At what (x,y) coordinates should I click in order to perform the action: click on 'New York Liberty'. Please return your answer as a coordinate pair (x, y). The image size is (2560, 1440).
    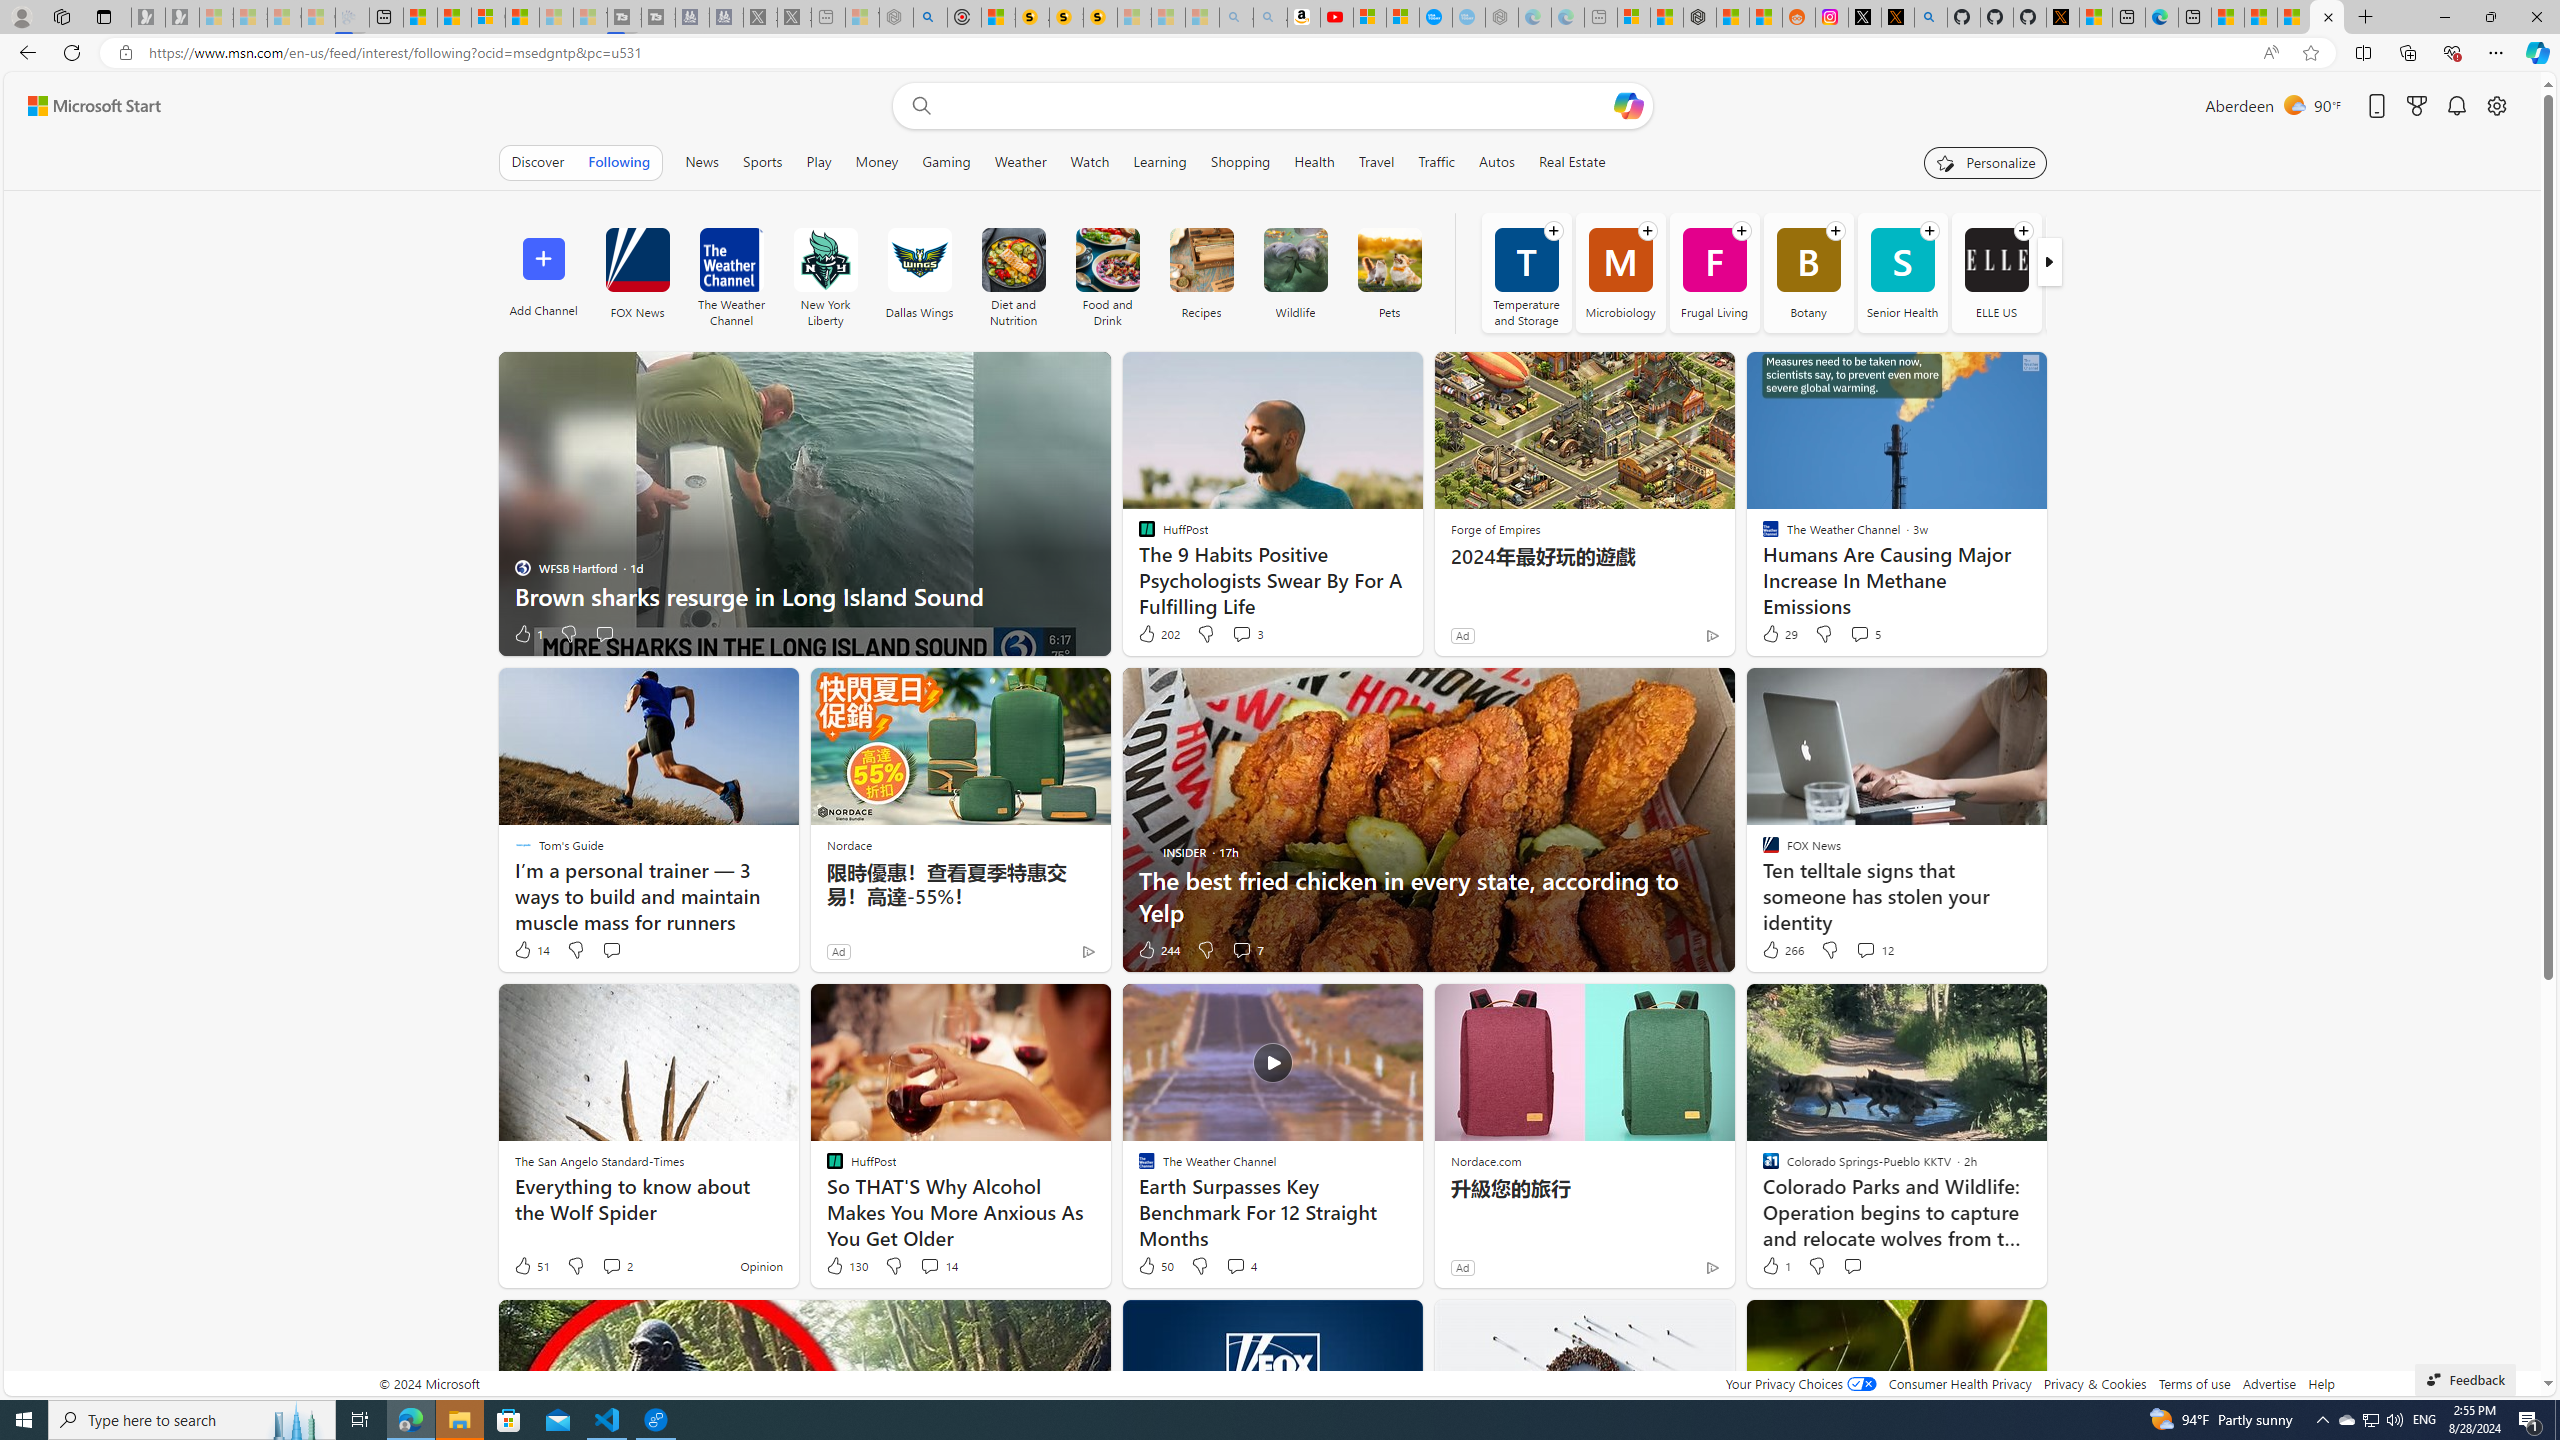
    Looking at the image, I should click on (824, 271).